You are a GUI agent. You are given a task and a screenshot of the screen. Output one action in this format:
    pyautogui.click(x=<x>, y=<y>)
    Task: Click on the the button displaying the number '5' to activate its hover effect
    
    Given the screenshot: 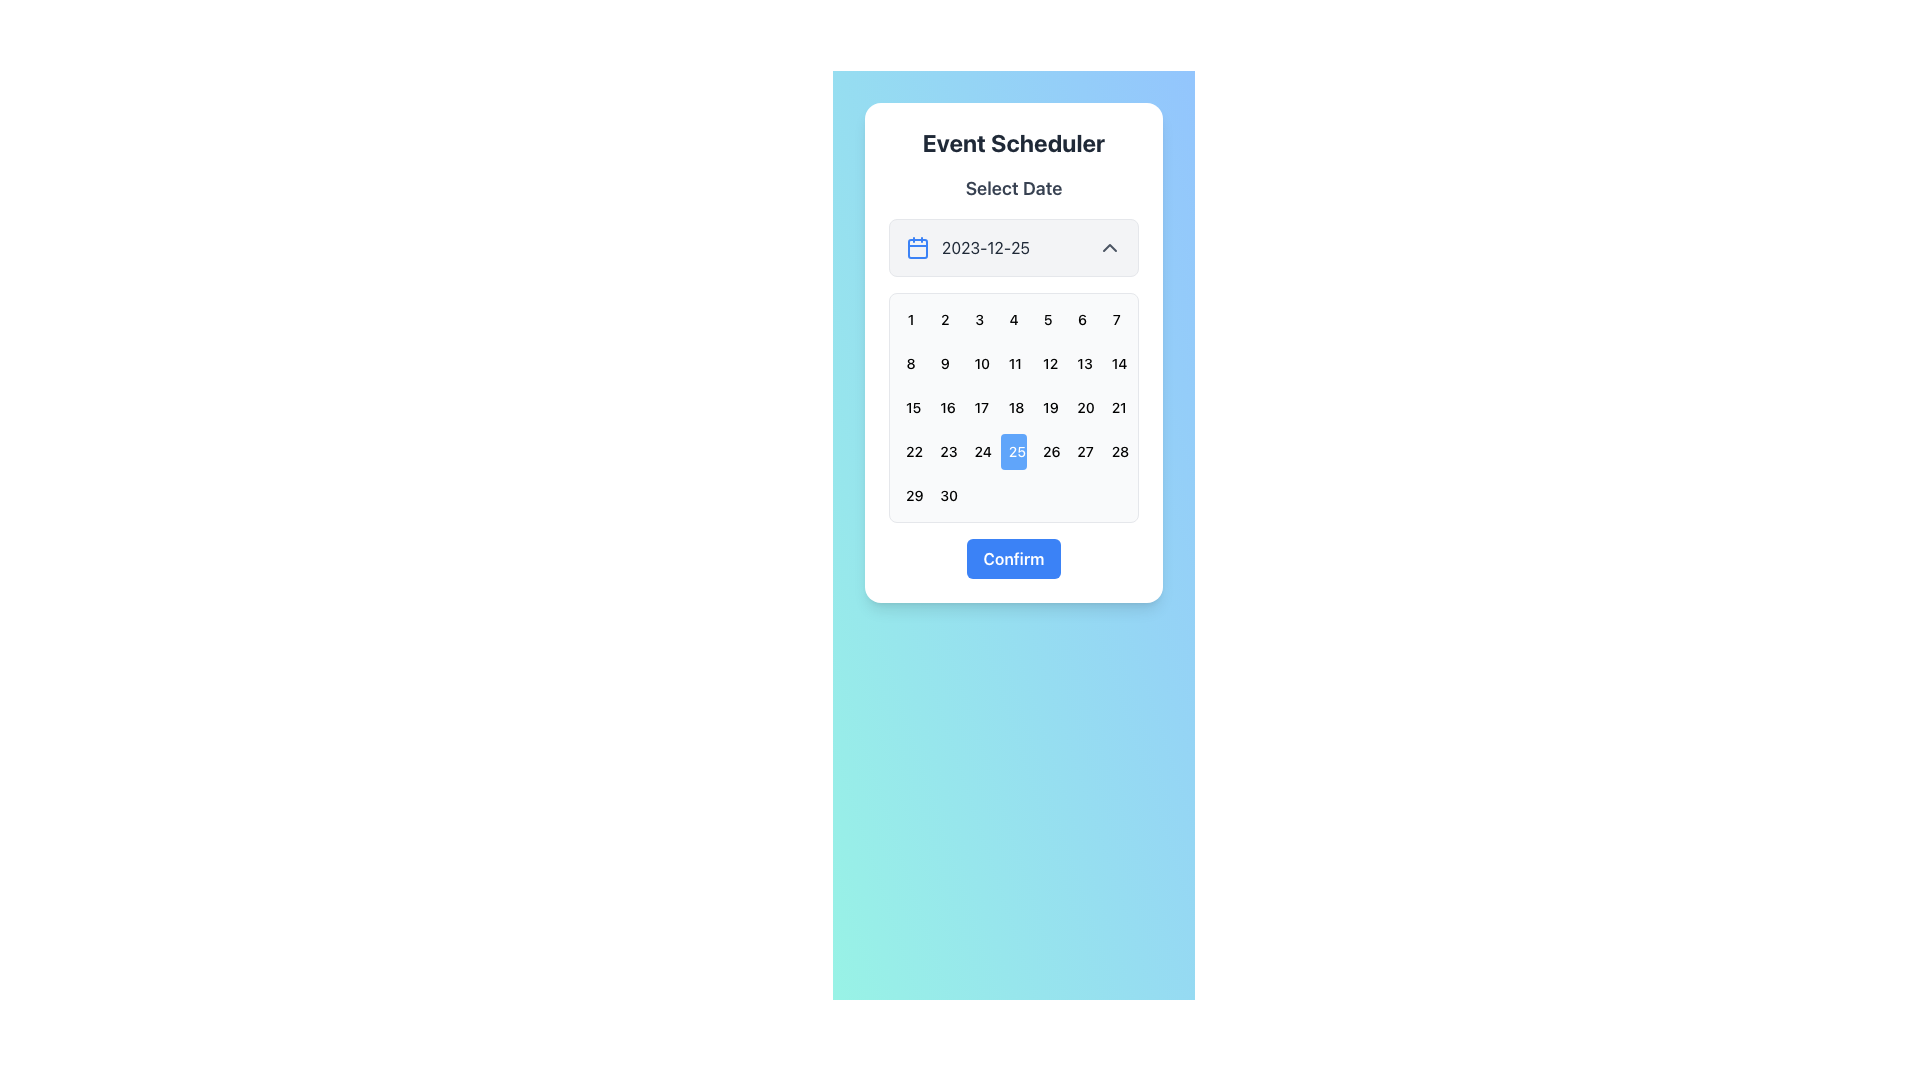 What is the action you would take?
    pyautogui.click(x=1047, y=319)
    